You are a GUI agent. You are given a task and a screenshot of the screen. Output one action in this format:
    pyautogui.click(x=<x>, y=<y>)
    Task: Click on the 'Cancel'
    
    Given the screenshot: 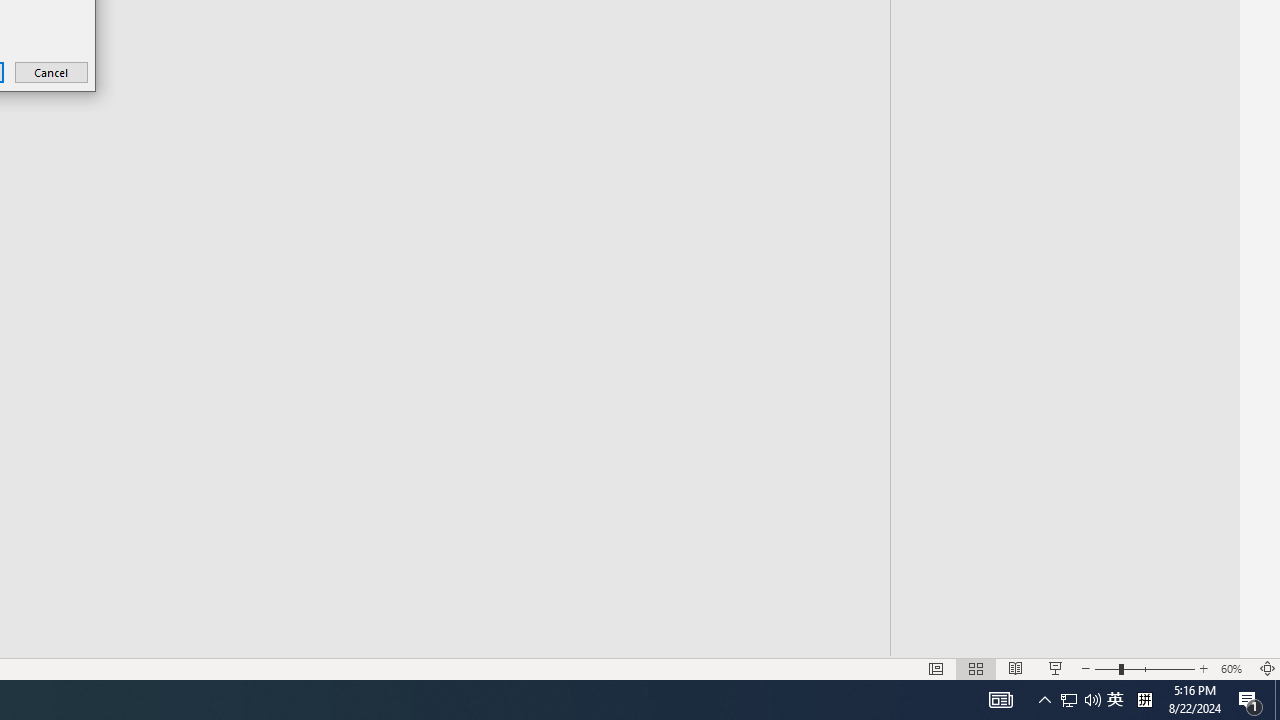 What is the action you would take?
    pyautogui.click(x=51, y=71)
    